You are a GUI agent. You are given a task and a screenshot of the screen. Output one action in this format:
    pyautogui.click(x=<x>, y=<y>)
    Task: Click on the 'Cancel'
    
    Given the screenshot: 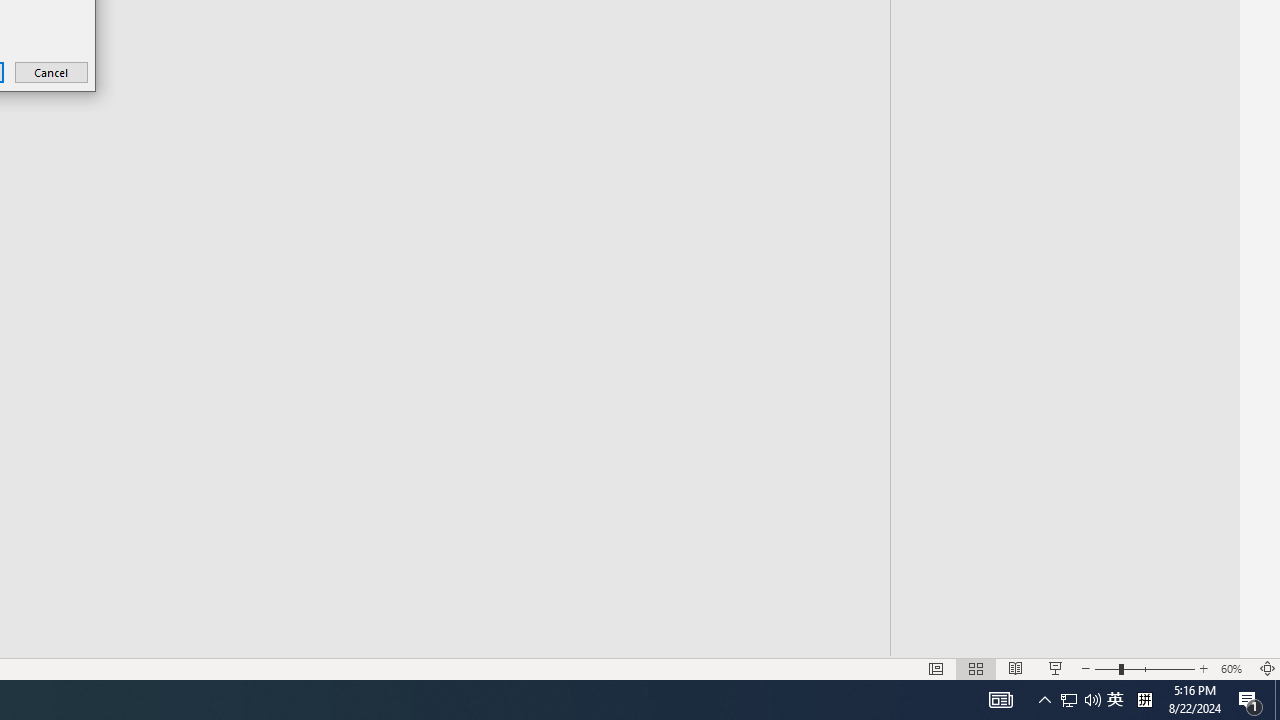 What is the action you would take?
    pyautogui.click(x=51, y=71)
    